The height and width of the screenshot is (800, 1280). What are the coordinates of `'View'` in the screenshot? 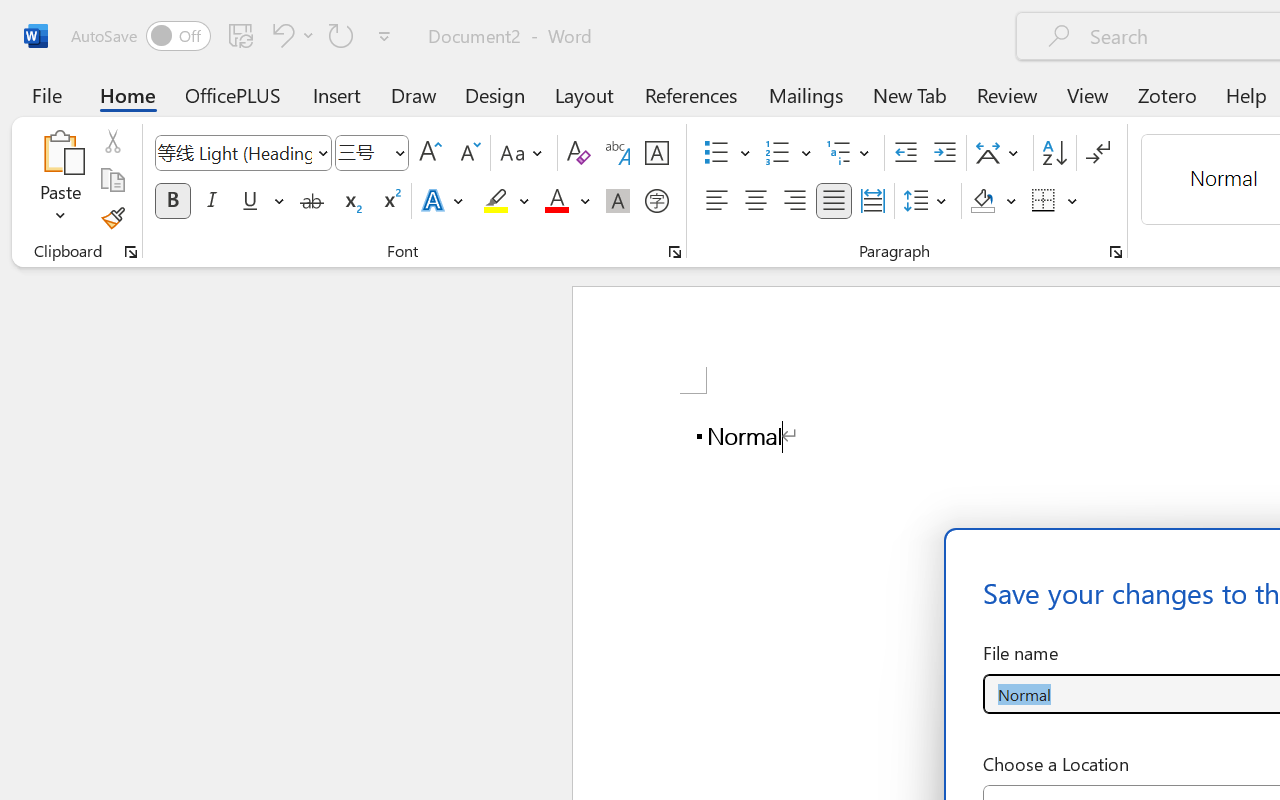 It's located at (1087, 94).